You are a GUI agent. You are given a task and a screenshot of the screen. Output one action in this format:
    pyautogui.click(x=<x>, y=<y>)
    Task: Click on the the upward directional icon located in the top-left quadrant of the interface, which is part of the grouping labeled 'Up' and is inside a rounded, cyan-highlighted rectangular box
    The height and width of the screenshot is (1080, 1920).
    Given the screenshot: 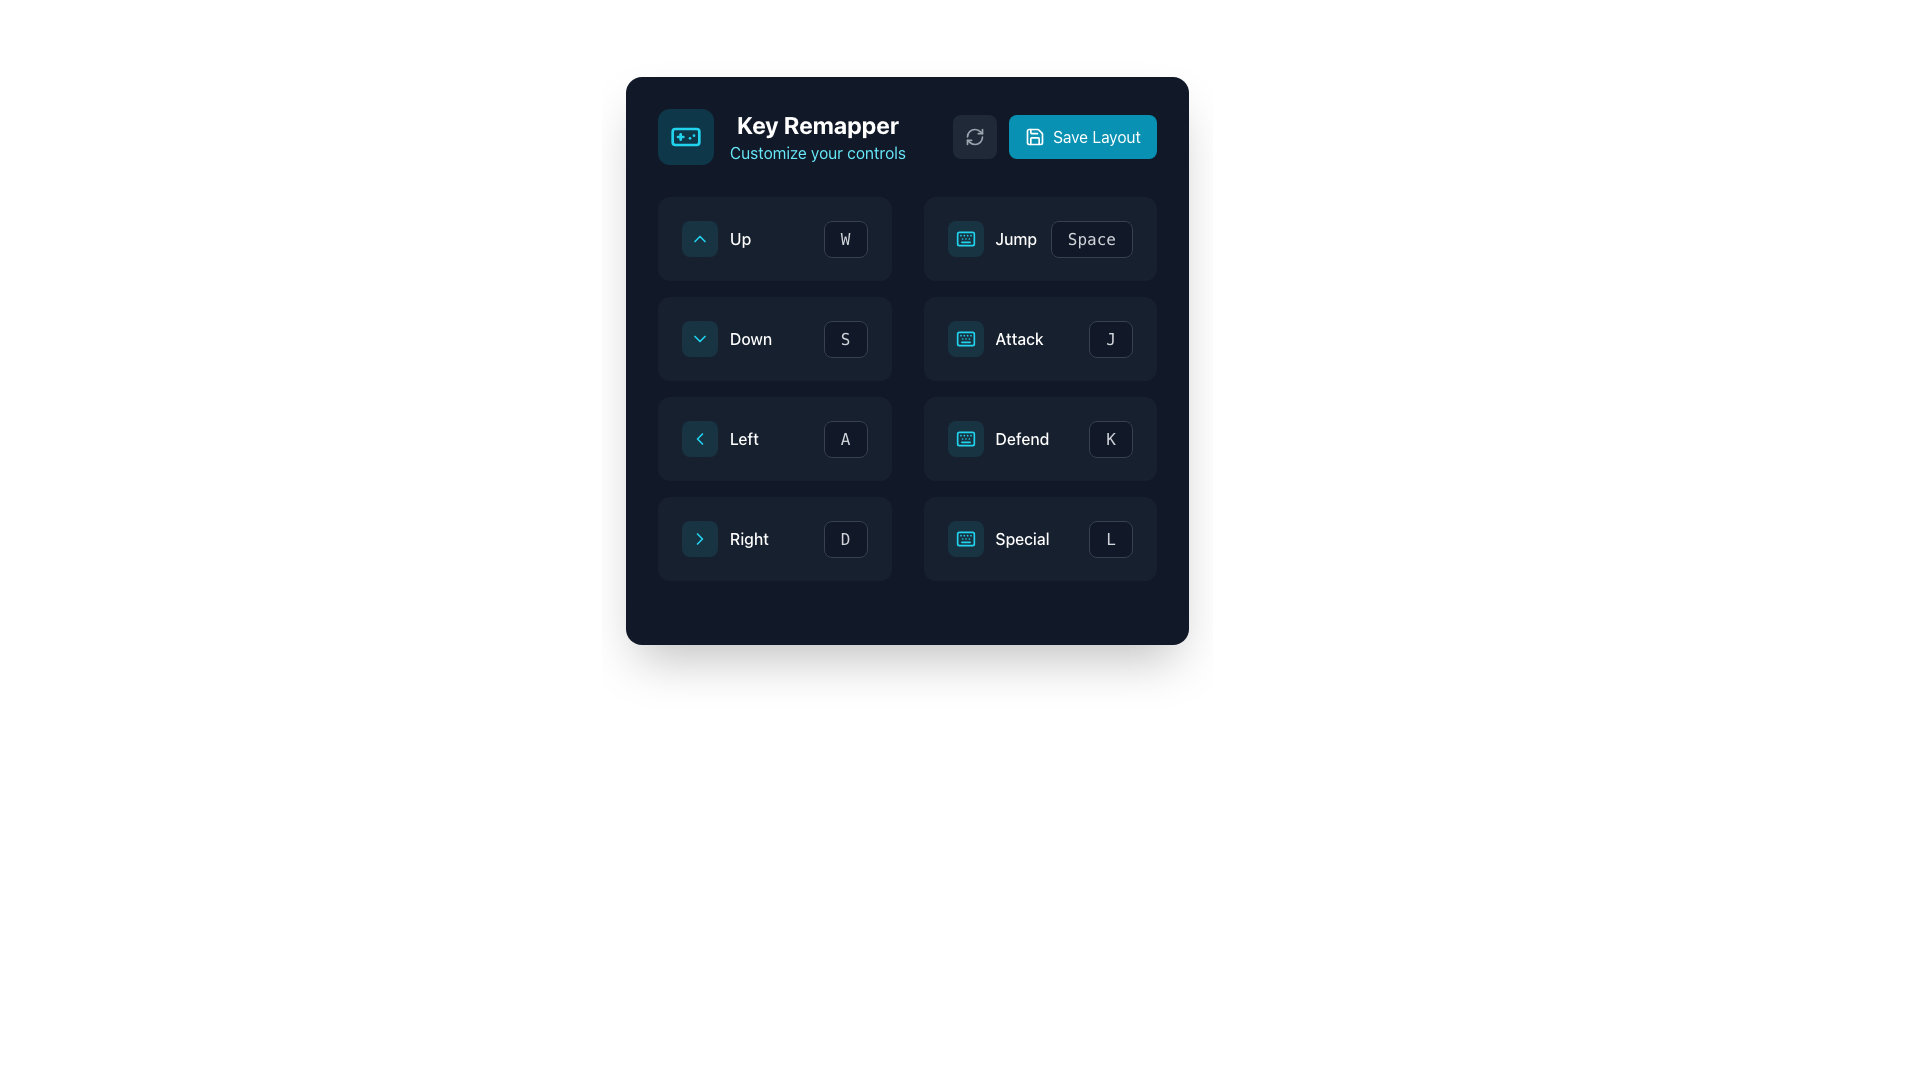 What is the action you would take?
    pyautogui.click(x=700, y=238)
    